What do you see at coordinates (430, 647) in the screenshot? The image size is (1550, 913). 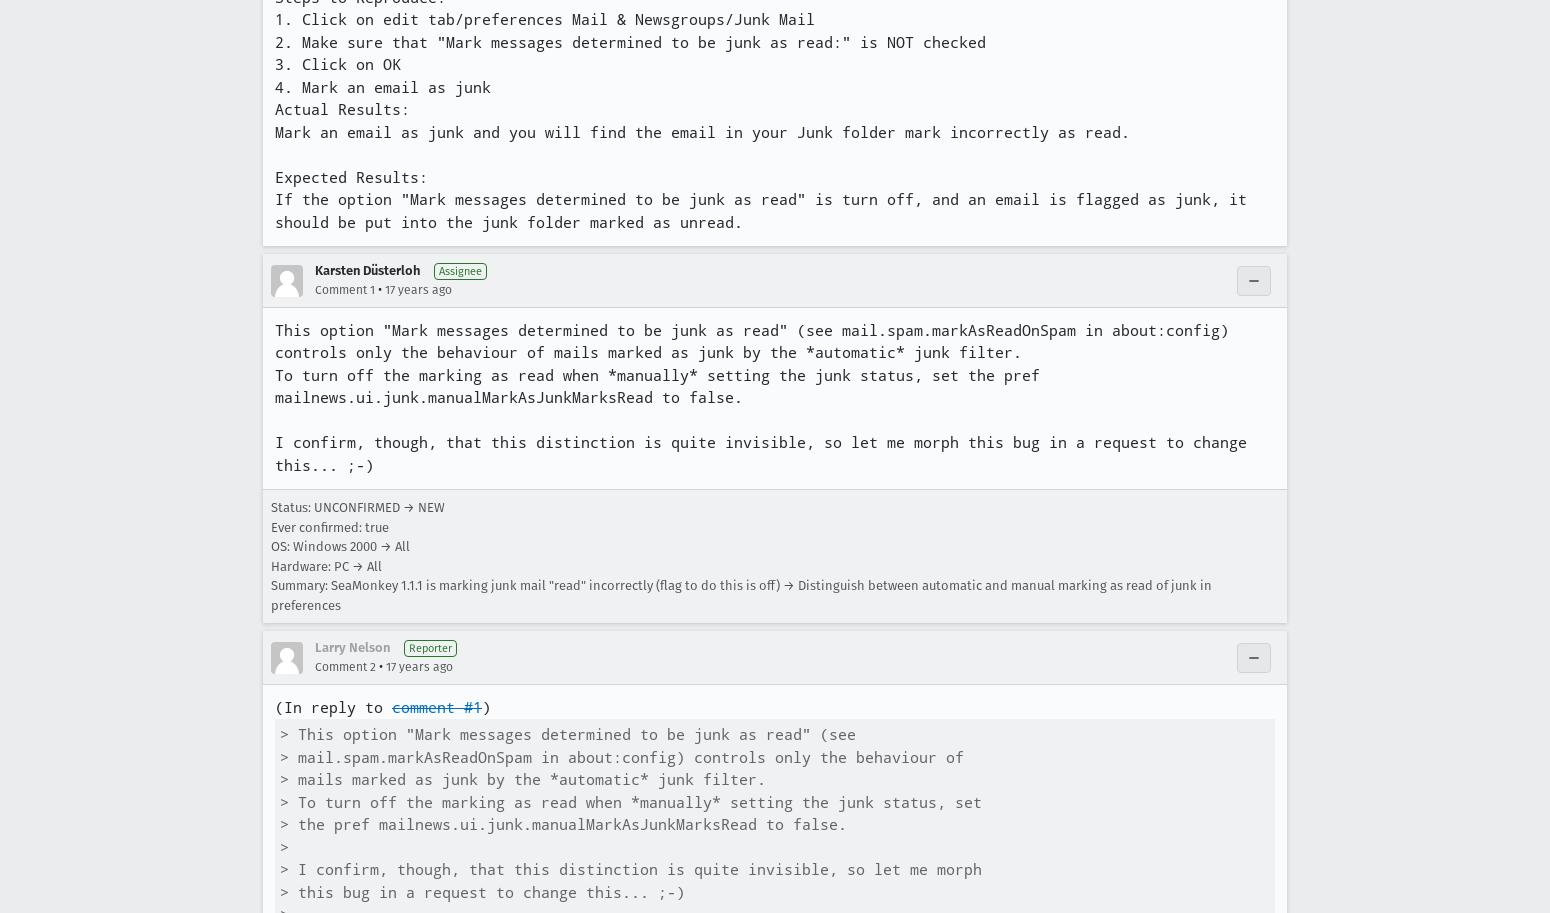 I see `'Reporter'` at bounding box center [430, 647].